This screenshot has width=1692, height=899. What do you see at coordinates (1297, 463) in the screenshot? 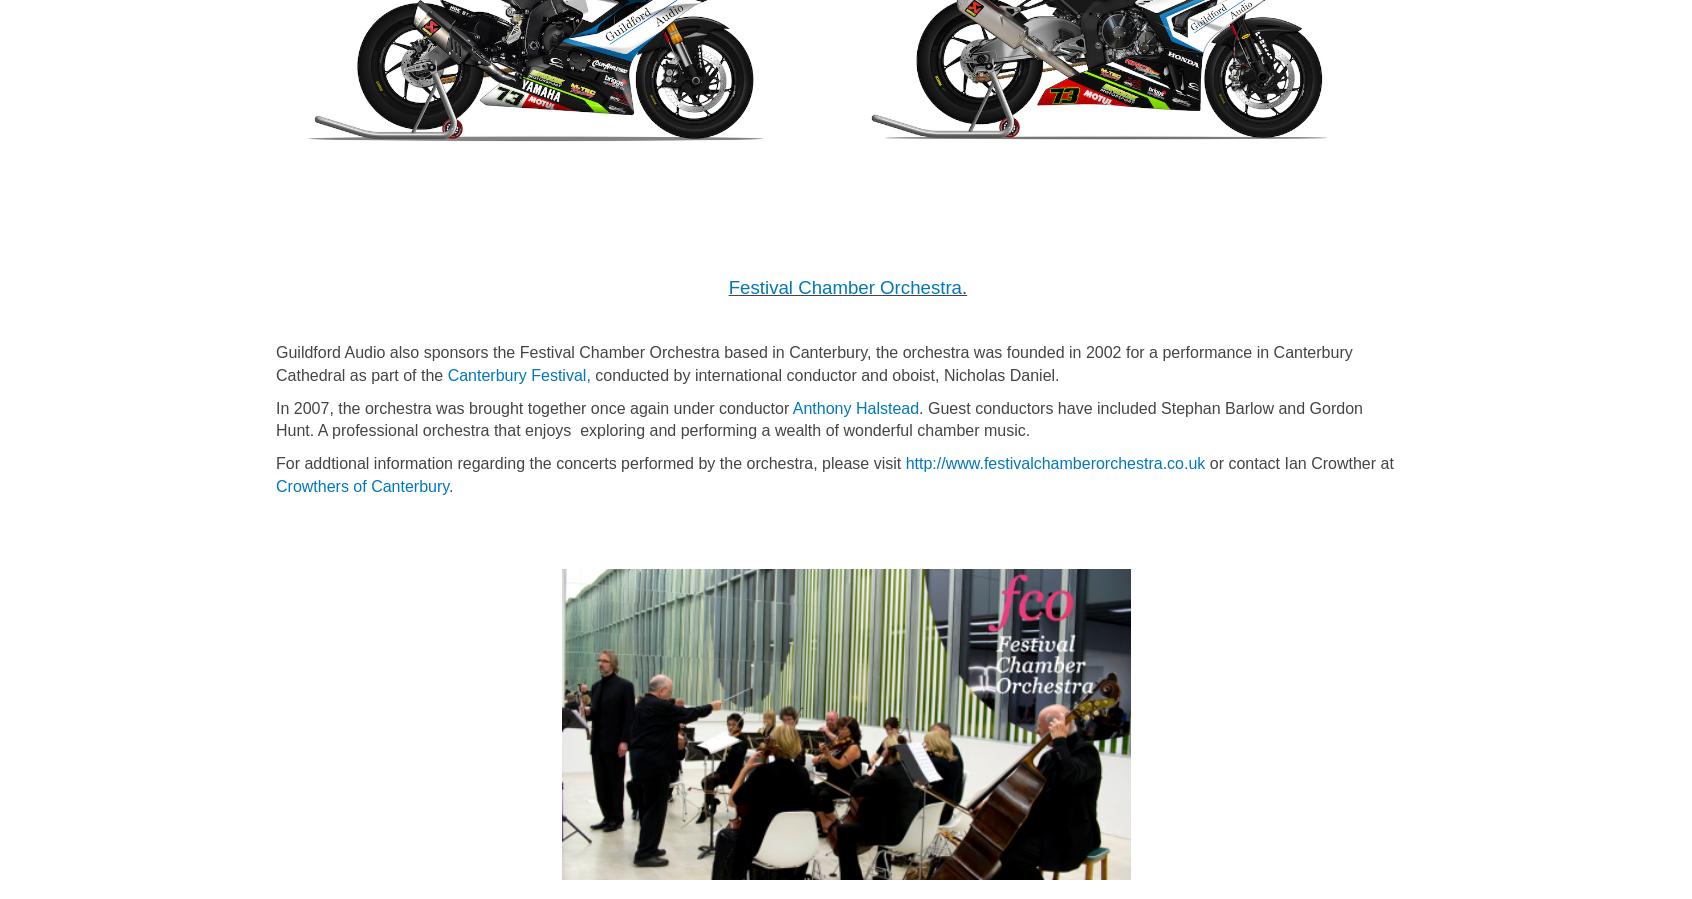
I see `'or contact Ian Crowther at'` at bounding box center [1297, 463].